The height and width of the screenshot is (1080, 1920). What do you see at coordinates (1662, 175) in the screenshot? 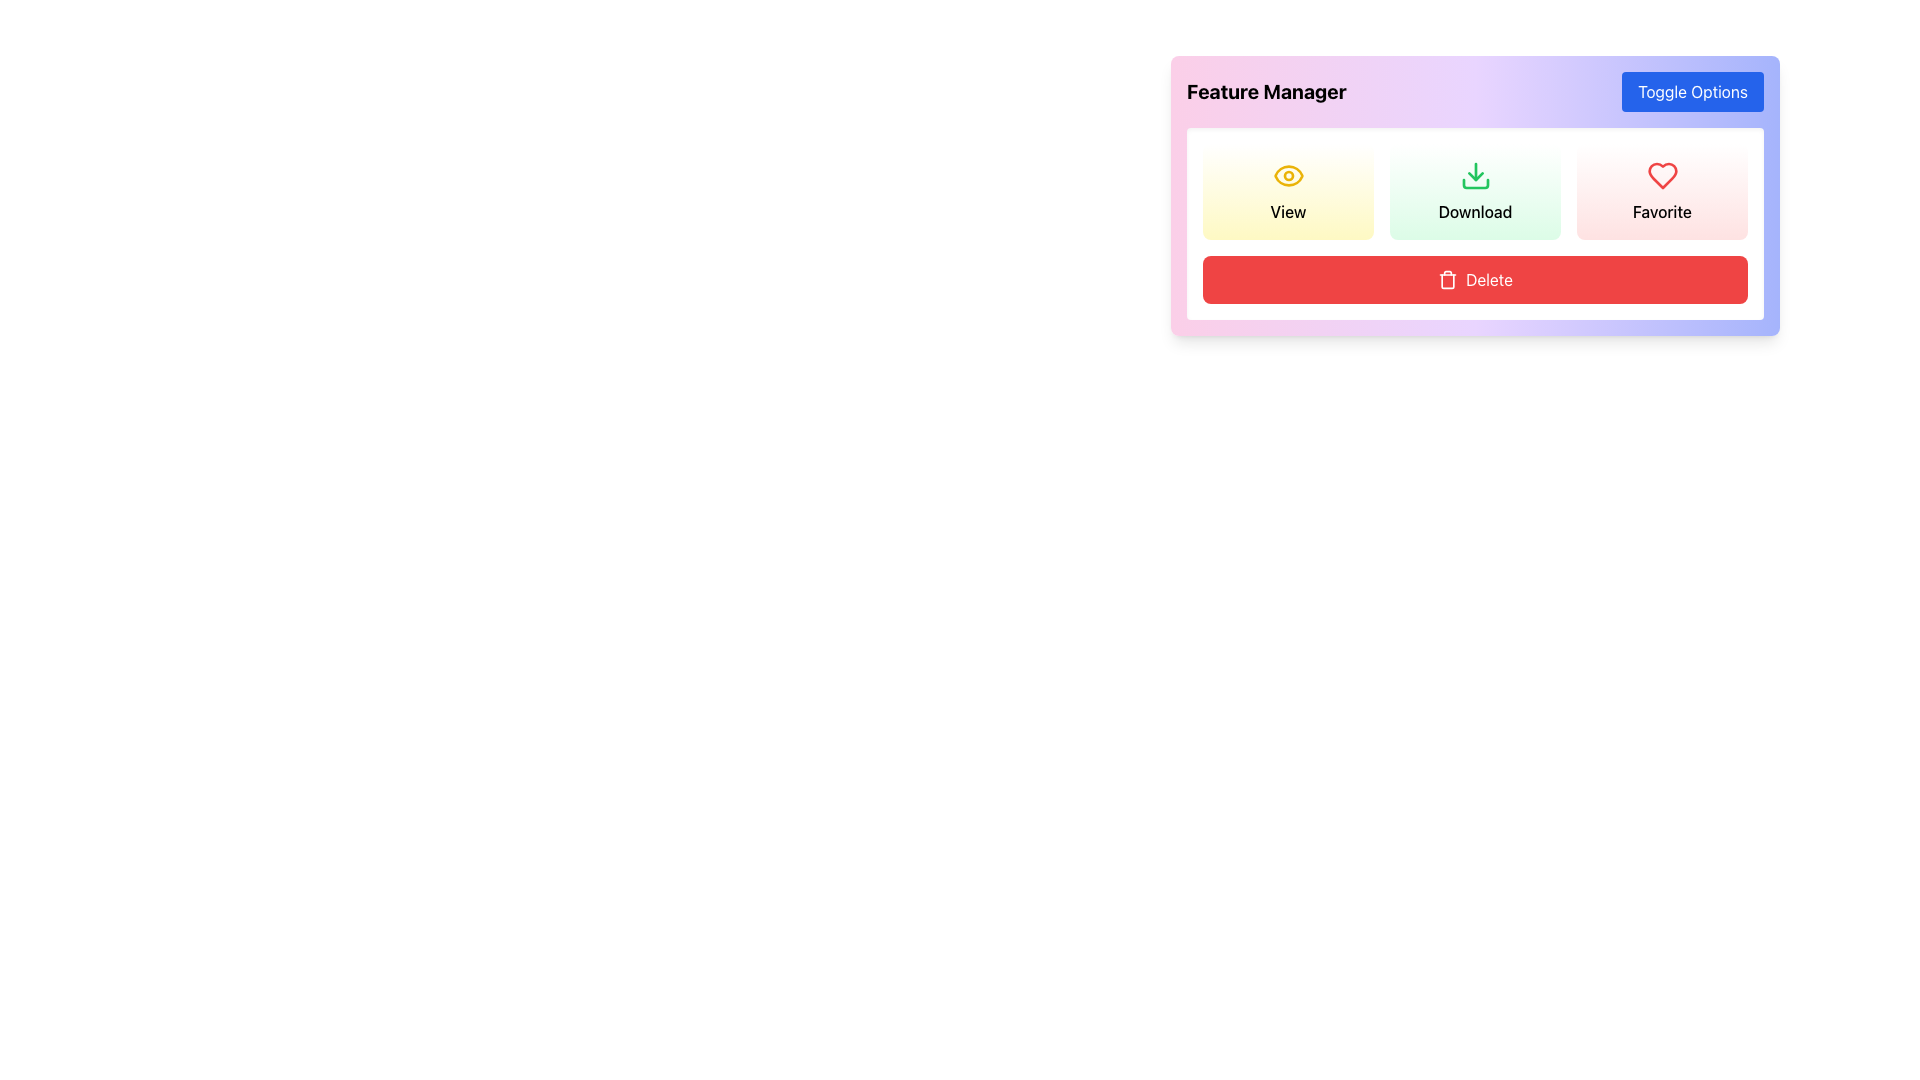
I see `the heart icon representing the 'Favorite' function` at bounding box center [1662, 175].